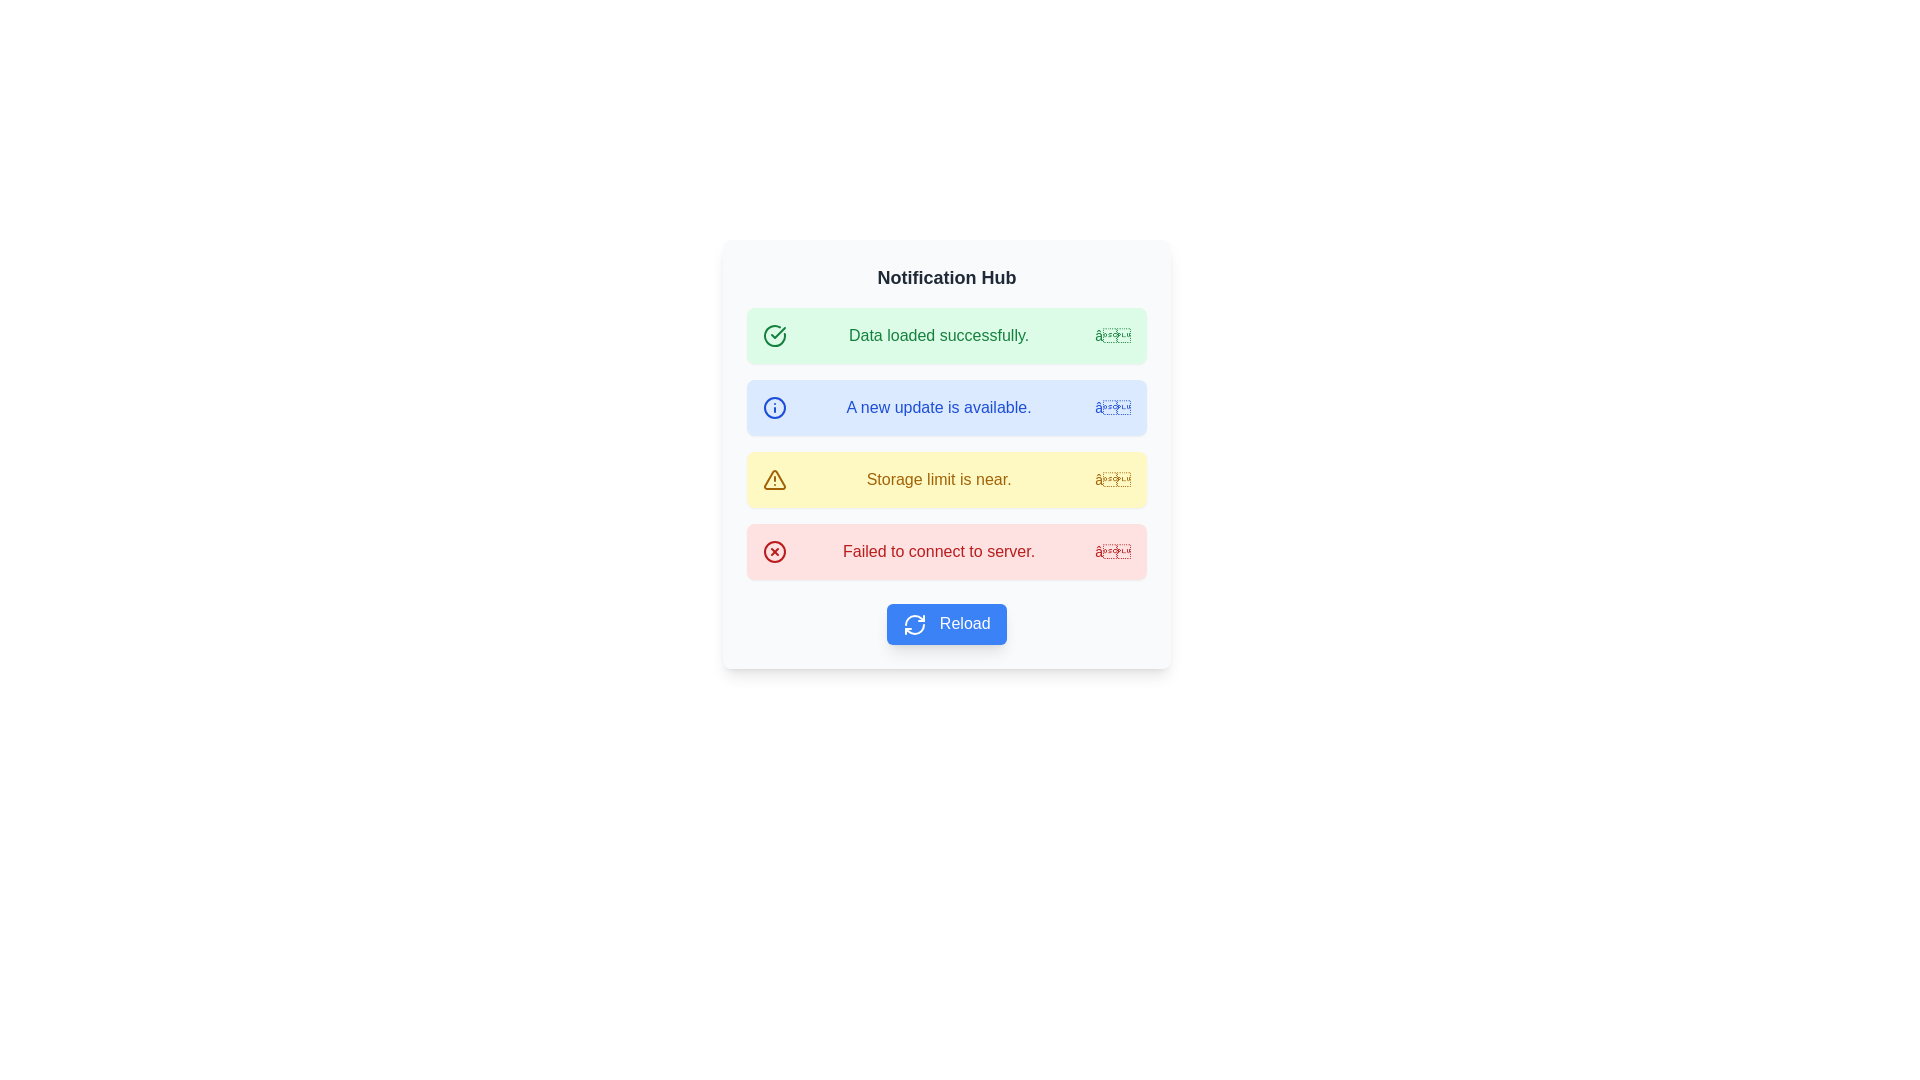 Image resolution: width=1920 pixels, height=1080 pixels. I want to click on the dismiss button located at the rightmost region of the red notification bar, which is positioned to the right of the text message 'Failed to connect to server.', so click(1112, 551).